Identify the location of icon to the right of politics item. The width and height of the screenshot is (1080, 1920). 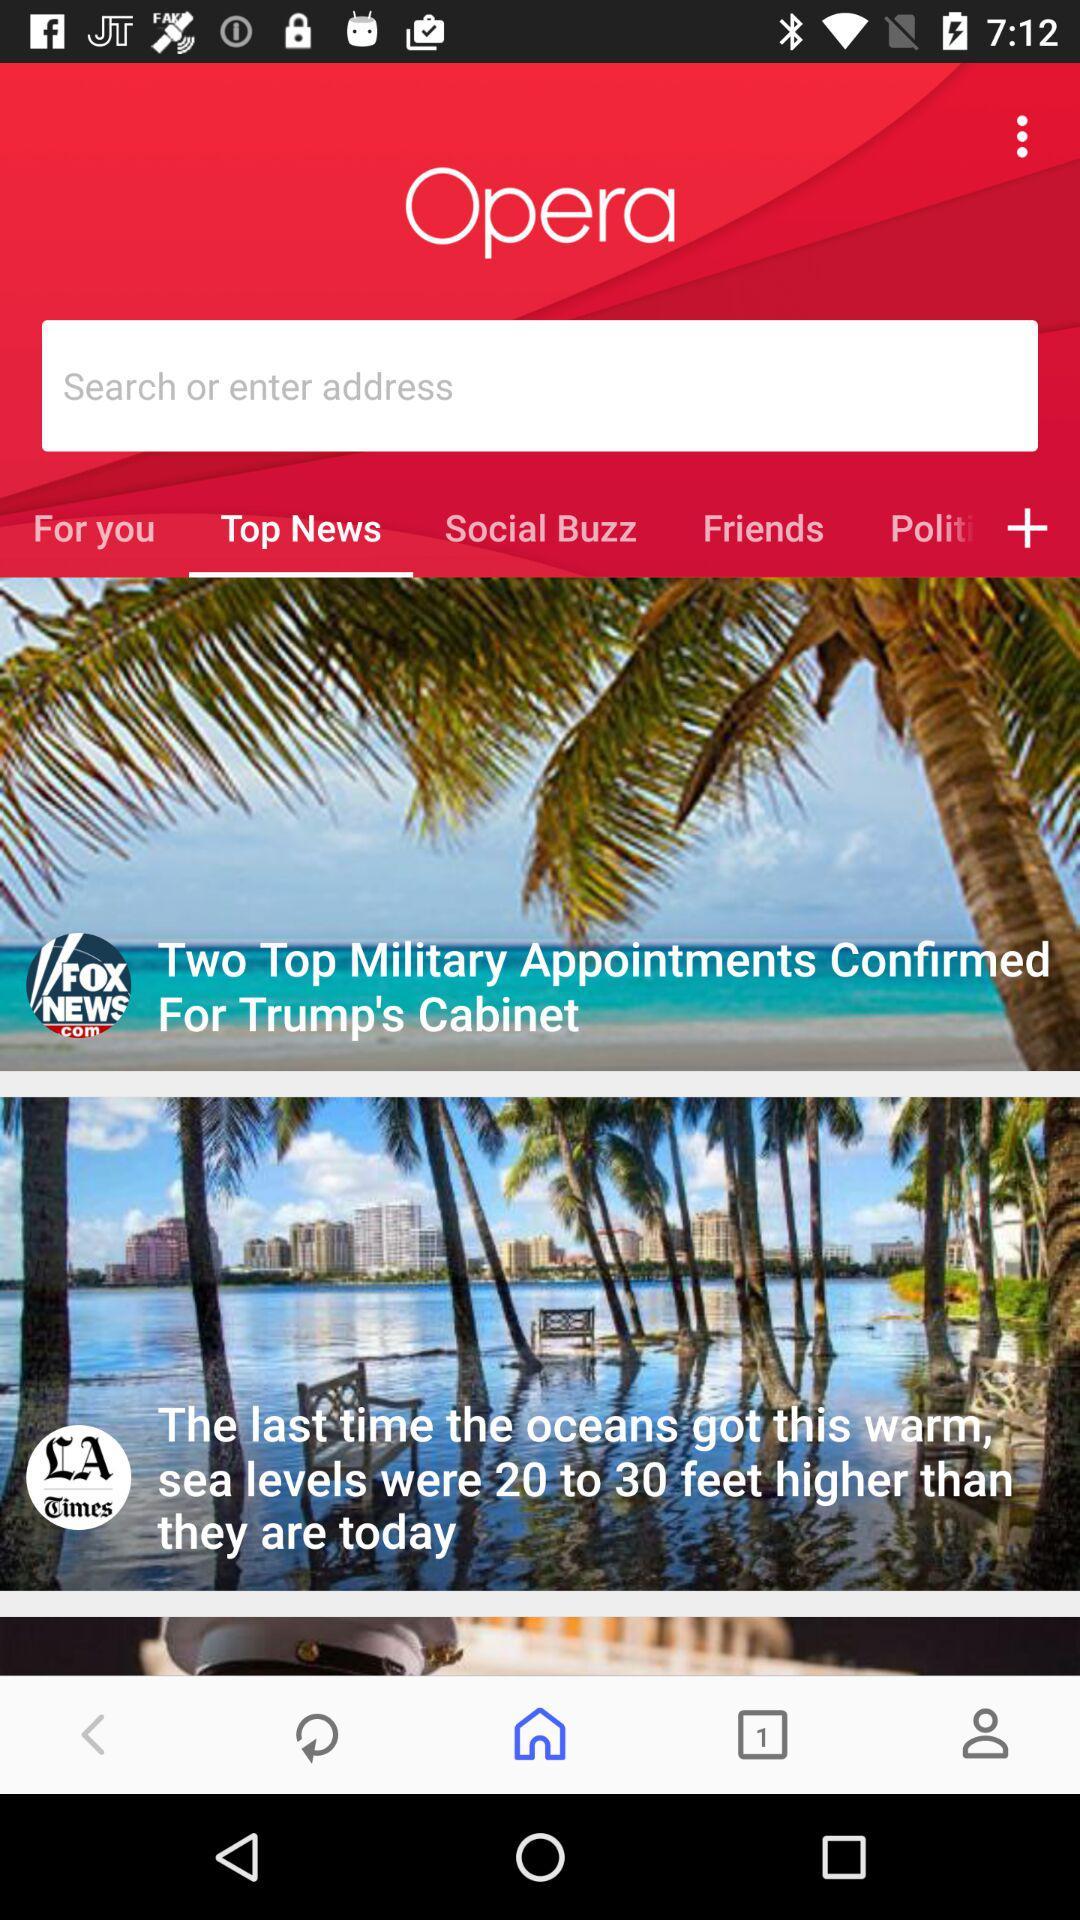
(1027, 527).